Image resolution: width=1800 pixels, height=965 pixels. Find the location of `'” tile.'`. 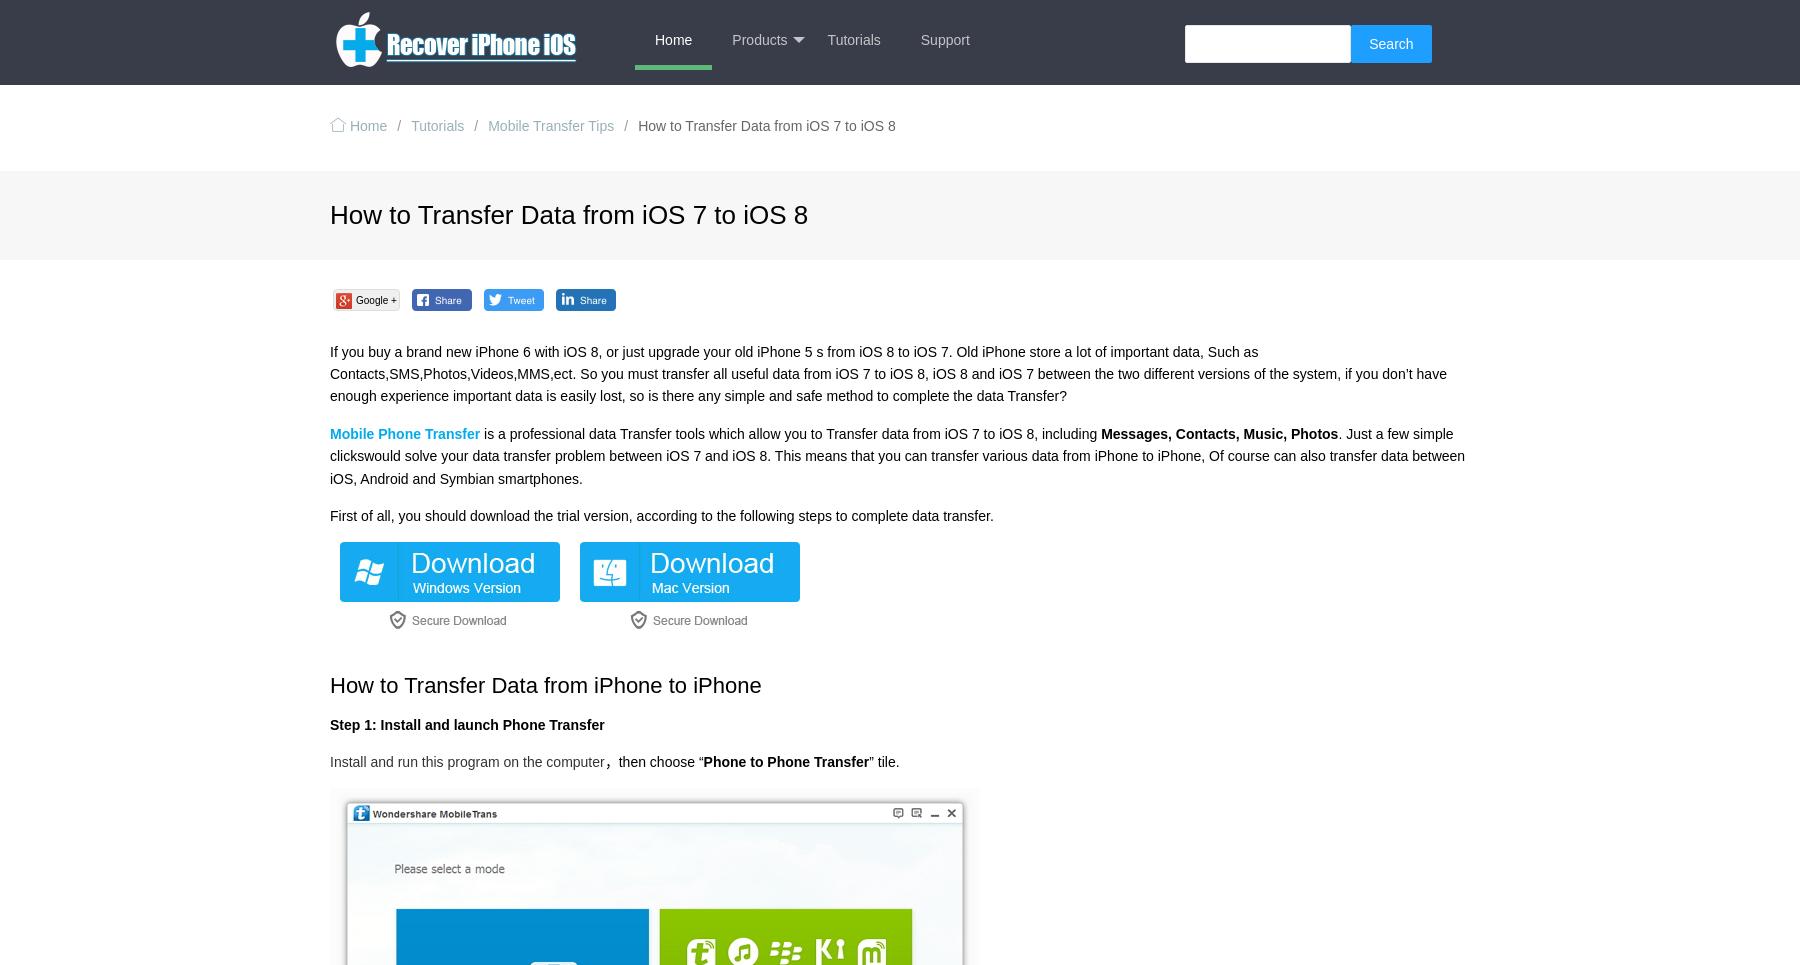

'” tile.' is located at coordinates (883, 759).